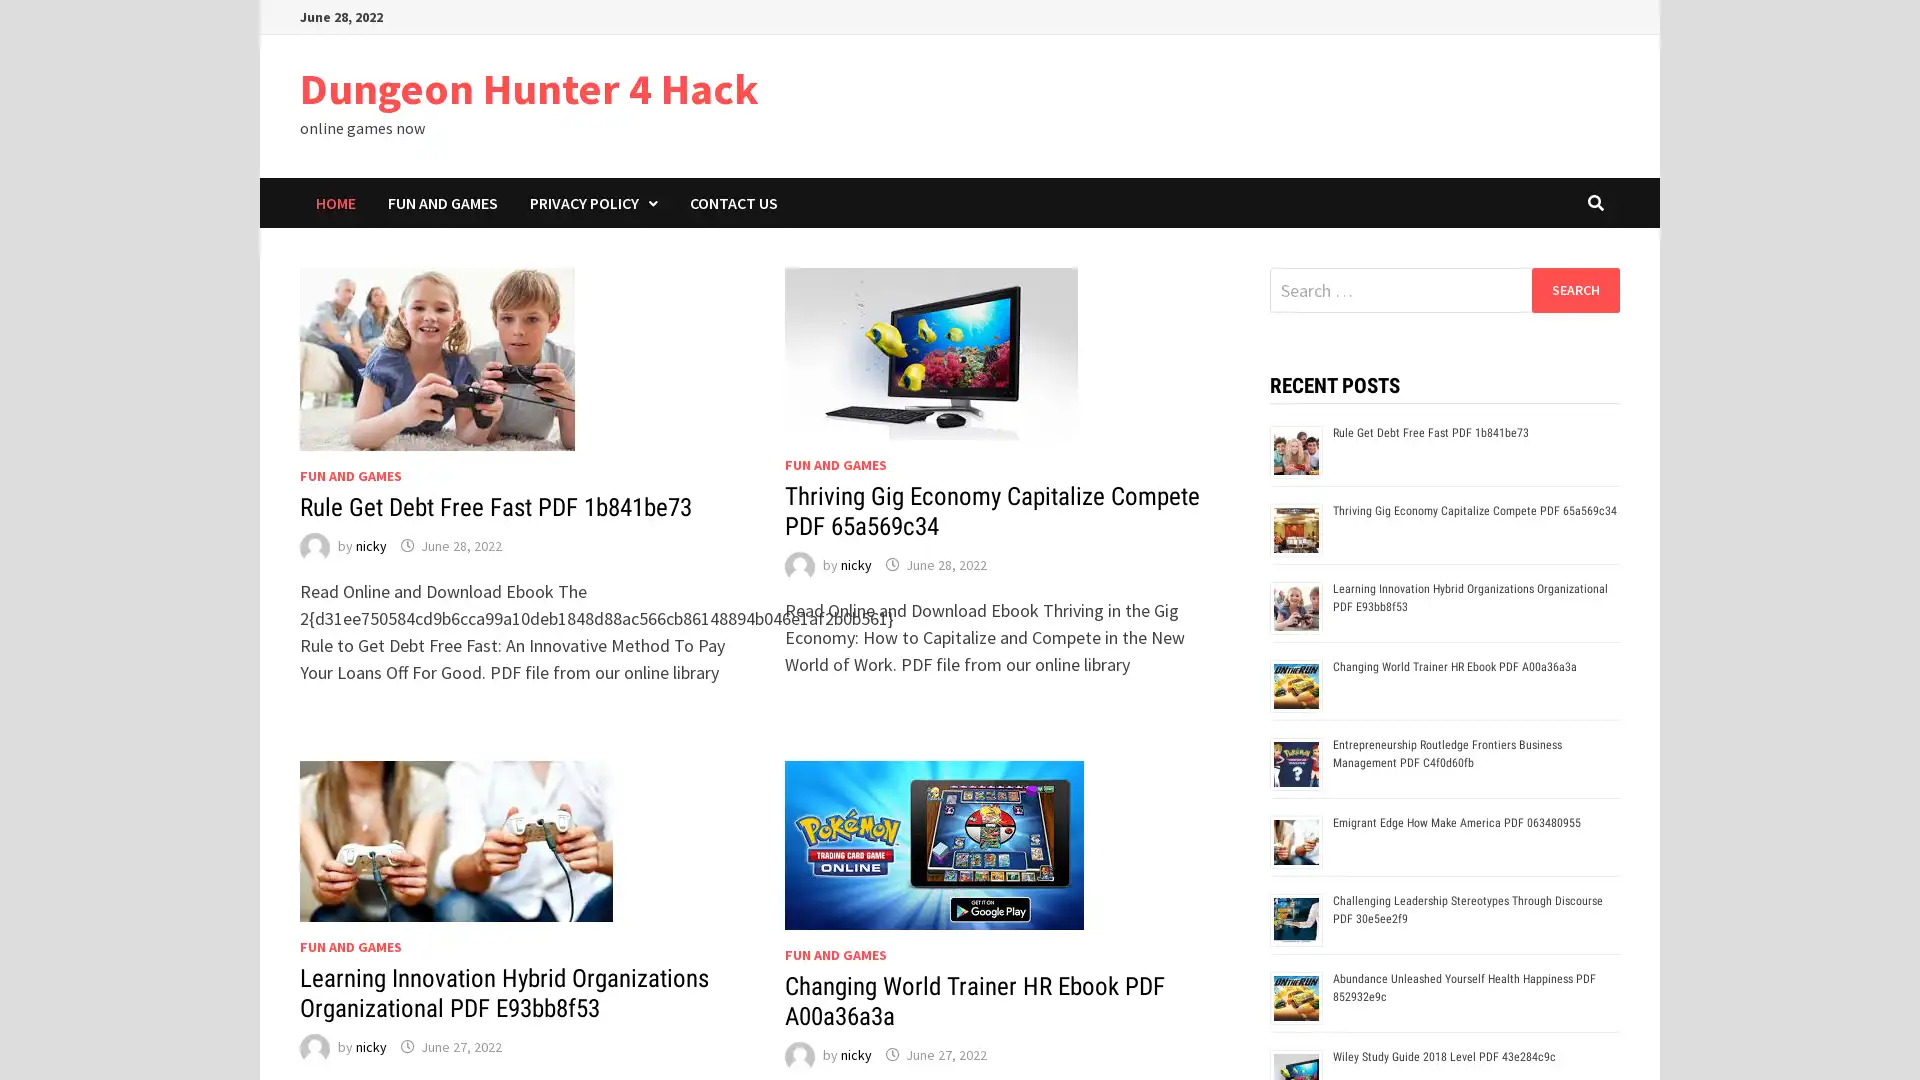  What do you see at coordinates (1574, 289) in the screenshot?
I see `Search` at bounding box center [1574, 289].